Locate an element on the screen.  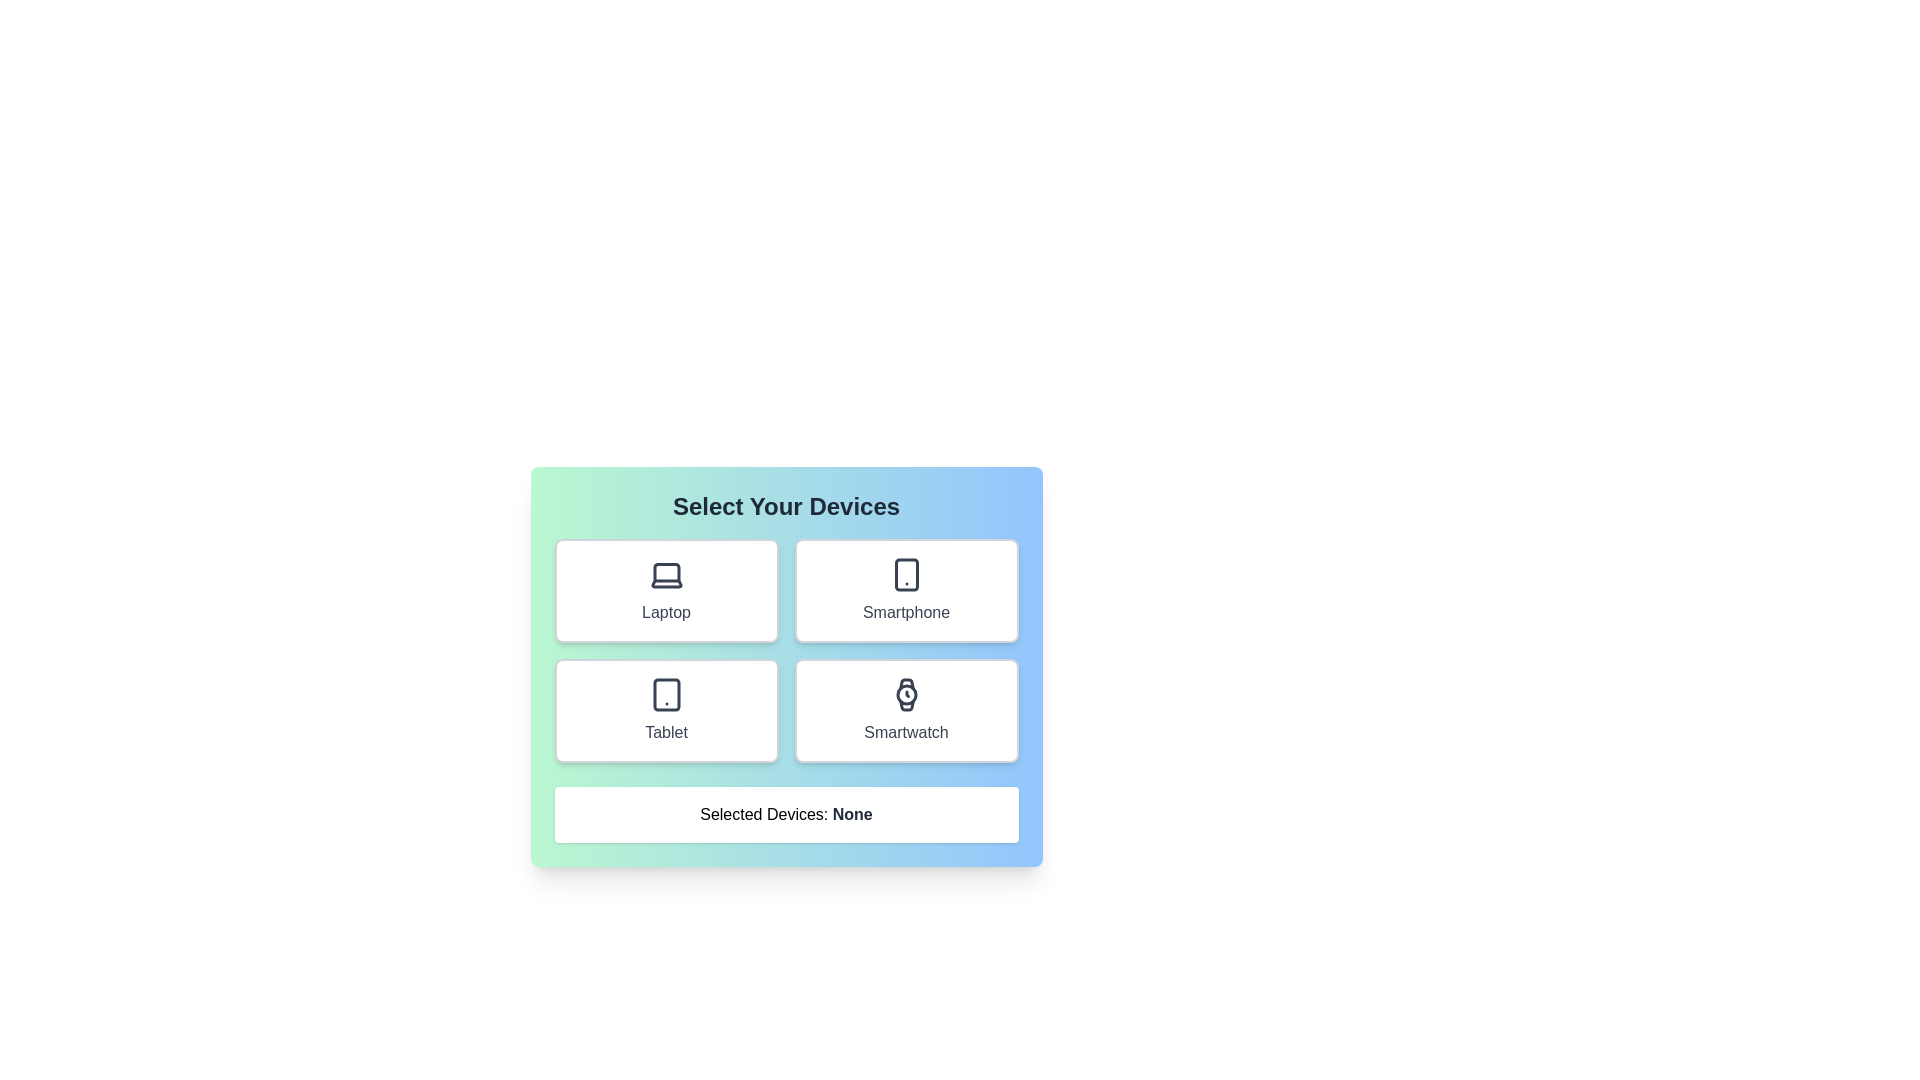
the Smartwatch button to toggle its selection is located at coordinates (905, 709).